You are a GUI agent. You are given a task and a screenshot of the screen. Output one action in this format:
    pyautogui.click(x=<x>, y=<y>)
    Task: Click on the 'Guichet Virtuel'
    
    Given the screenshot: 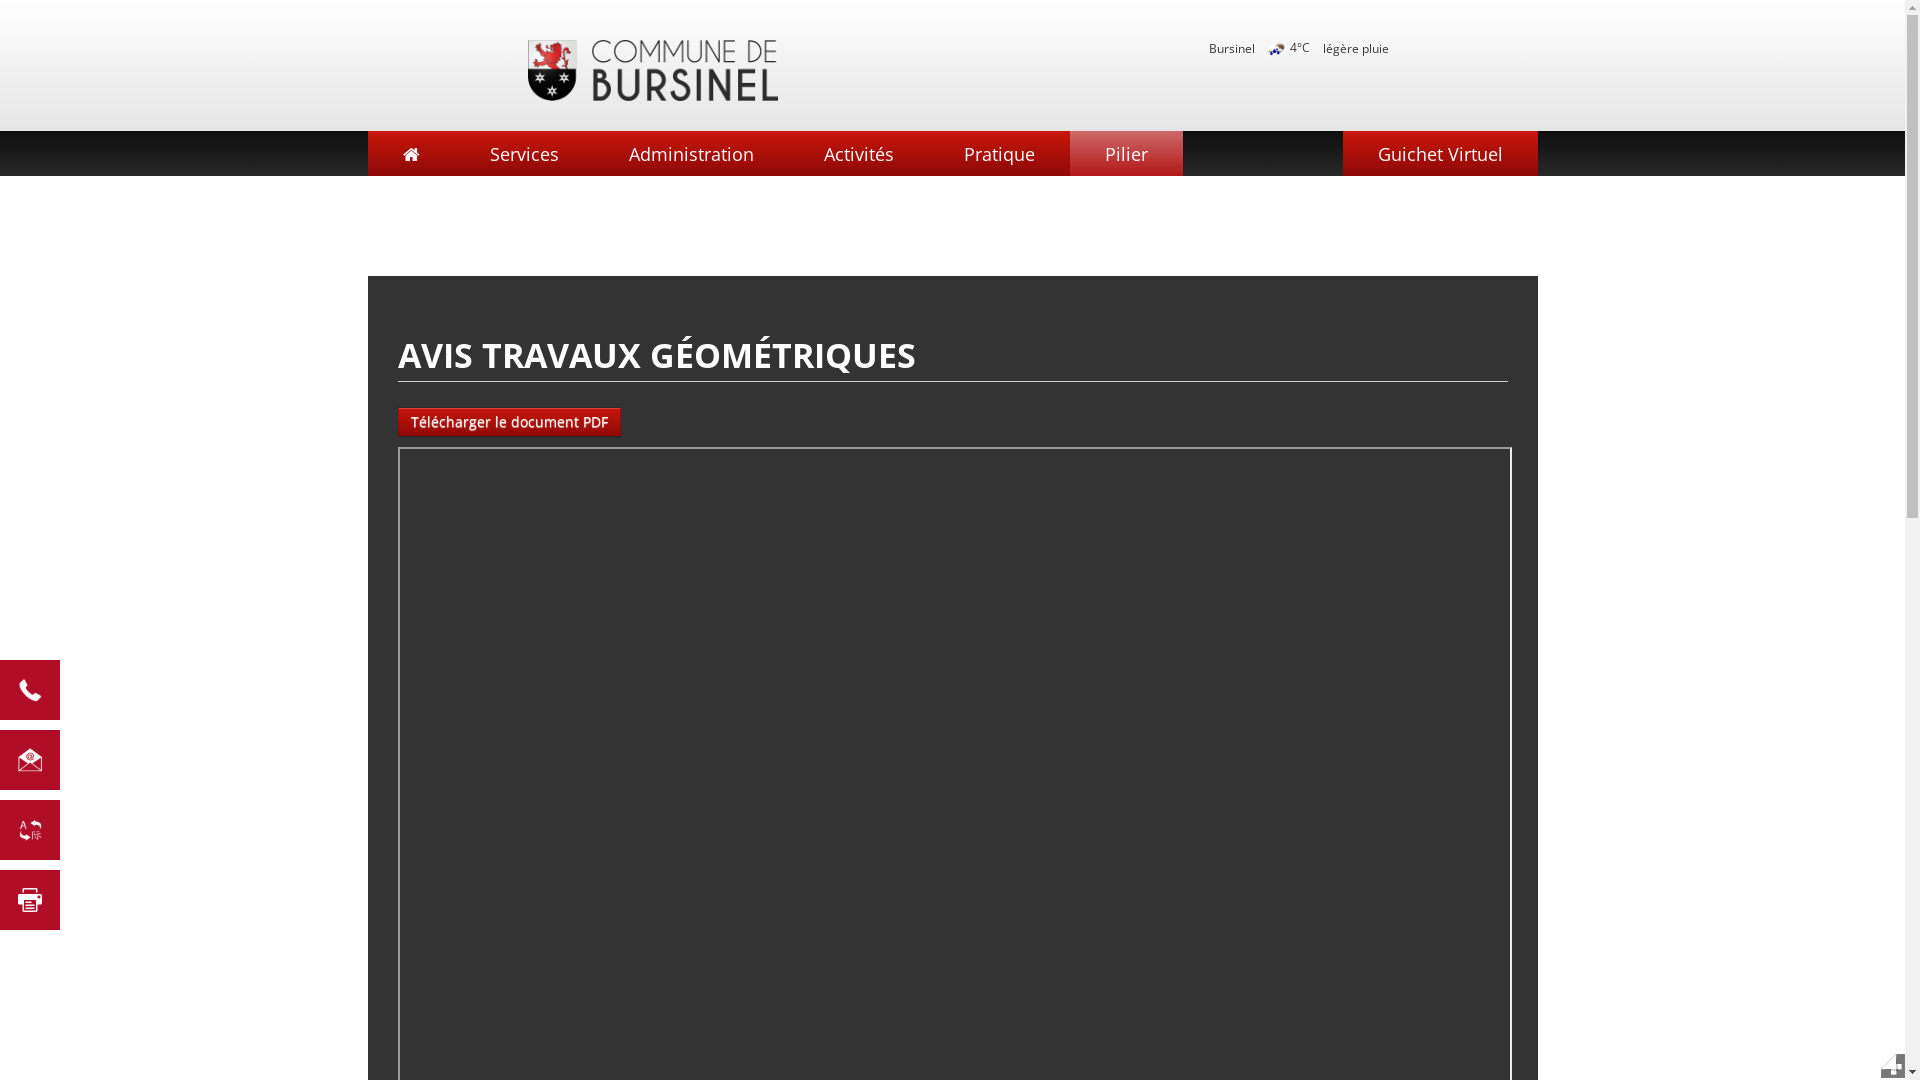 What is the action you would take?
    pyautogui.click(x=1438, y=152)
    